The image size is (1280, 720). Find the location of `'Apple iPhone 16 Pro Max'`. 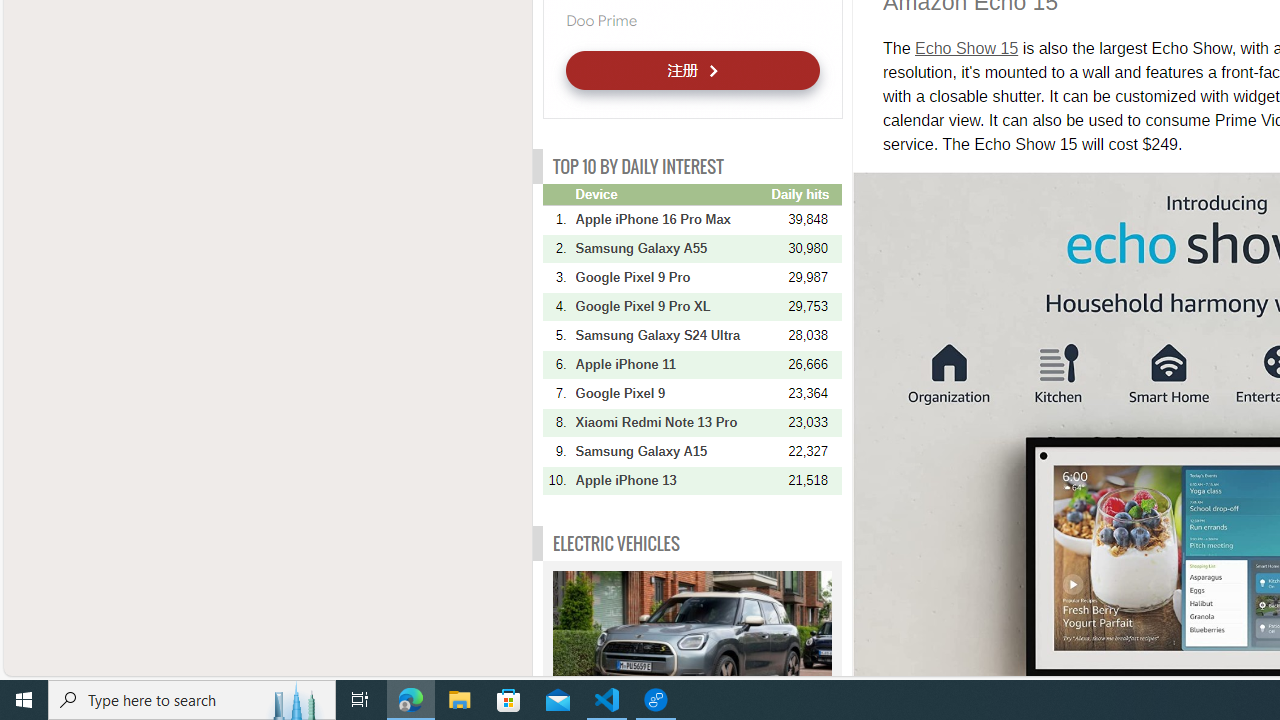

'Apple iPhone 16 Pro Max' is located at coordinates (671, 219).